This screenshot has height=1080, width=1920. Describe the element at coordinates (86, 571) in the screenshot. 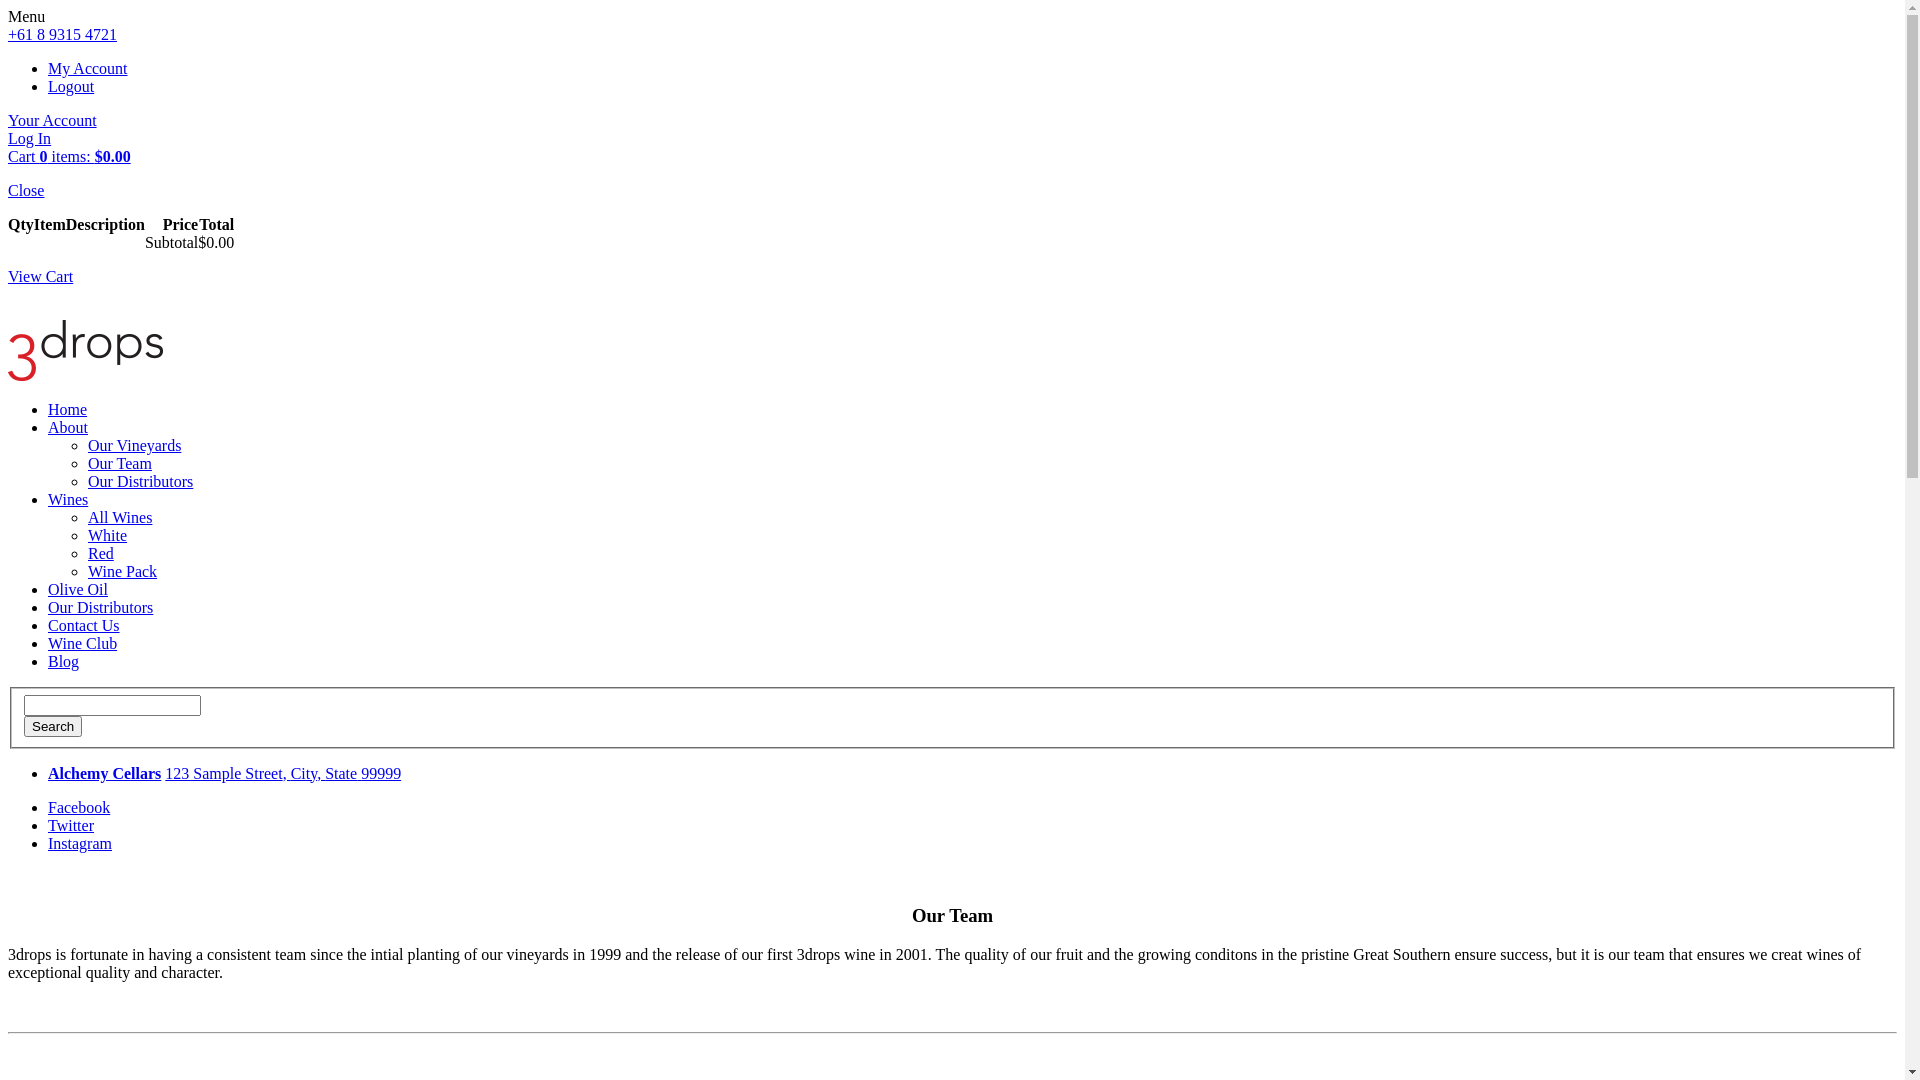

I see `'Wine Pack'` at that location.